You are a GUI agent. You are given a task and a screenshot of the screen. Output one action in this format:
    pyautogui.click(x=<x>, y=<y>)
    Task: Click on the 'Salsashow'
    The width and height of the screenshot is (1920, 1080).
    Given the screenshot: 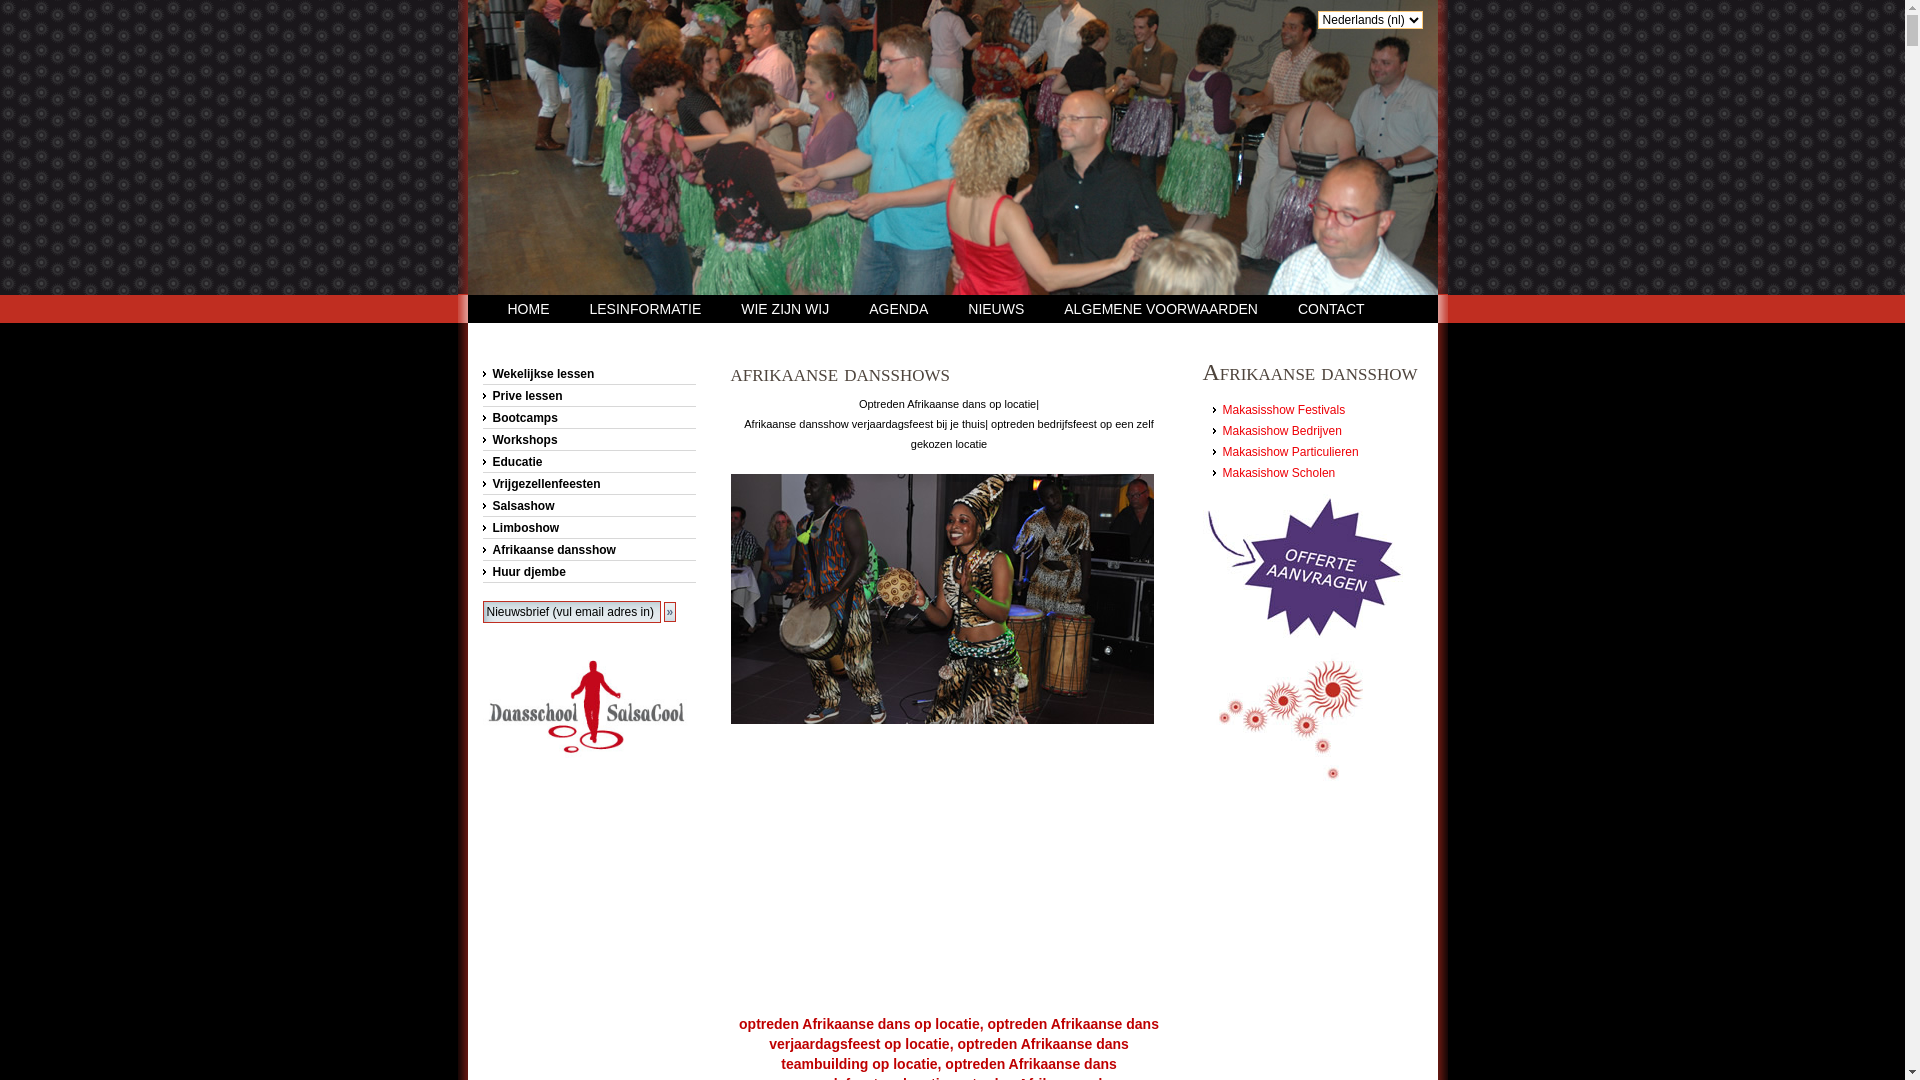 What is the action you would take?
    pyautogui.click(x=587, y=504)
    